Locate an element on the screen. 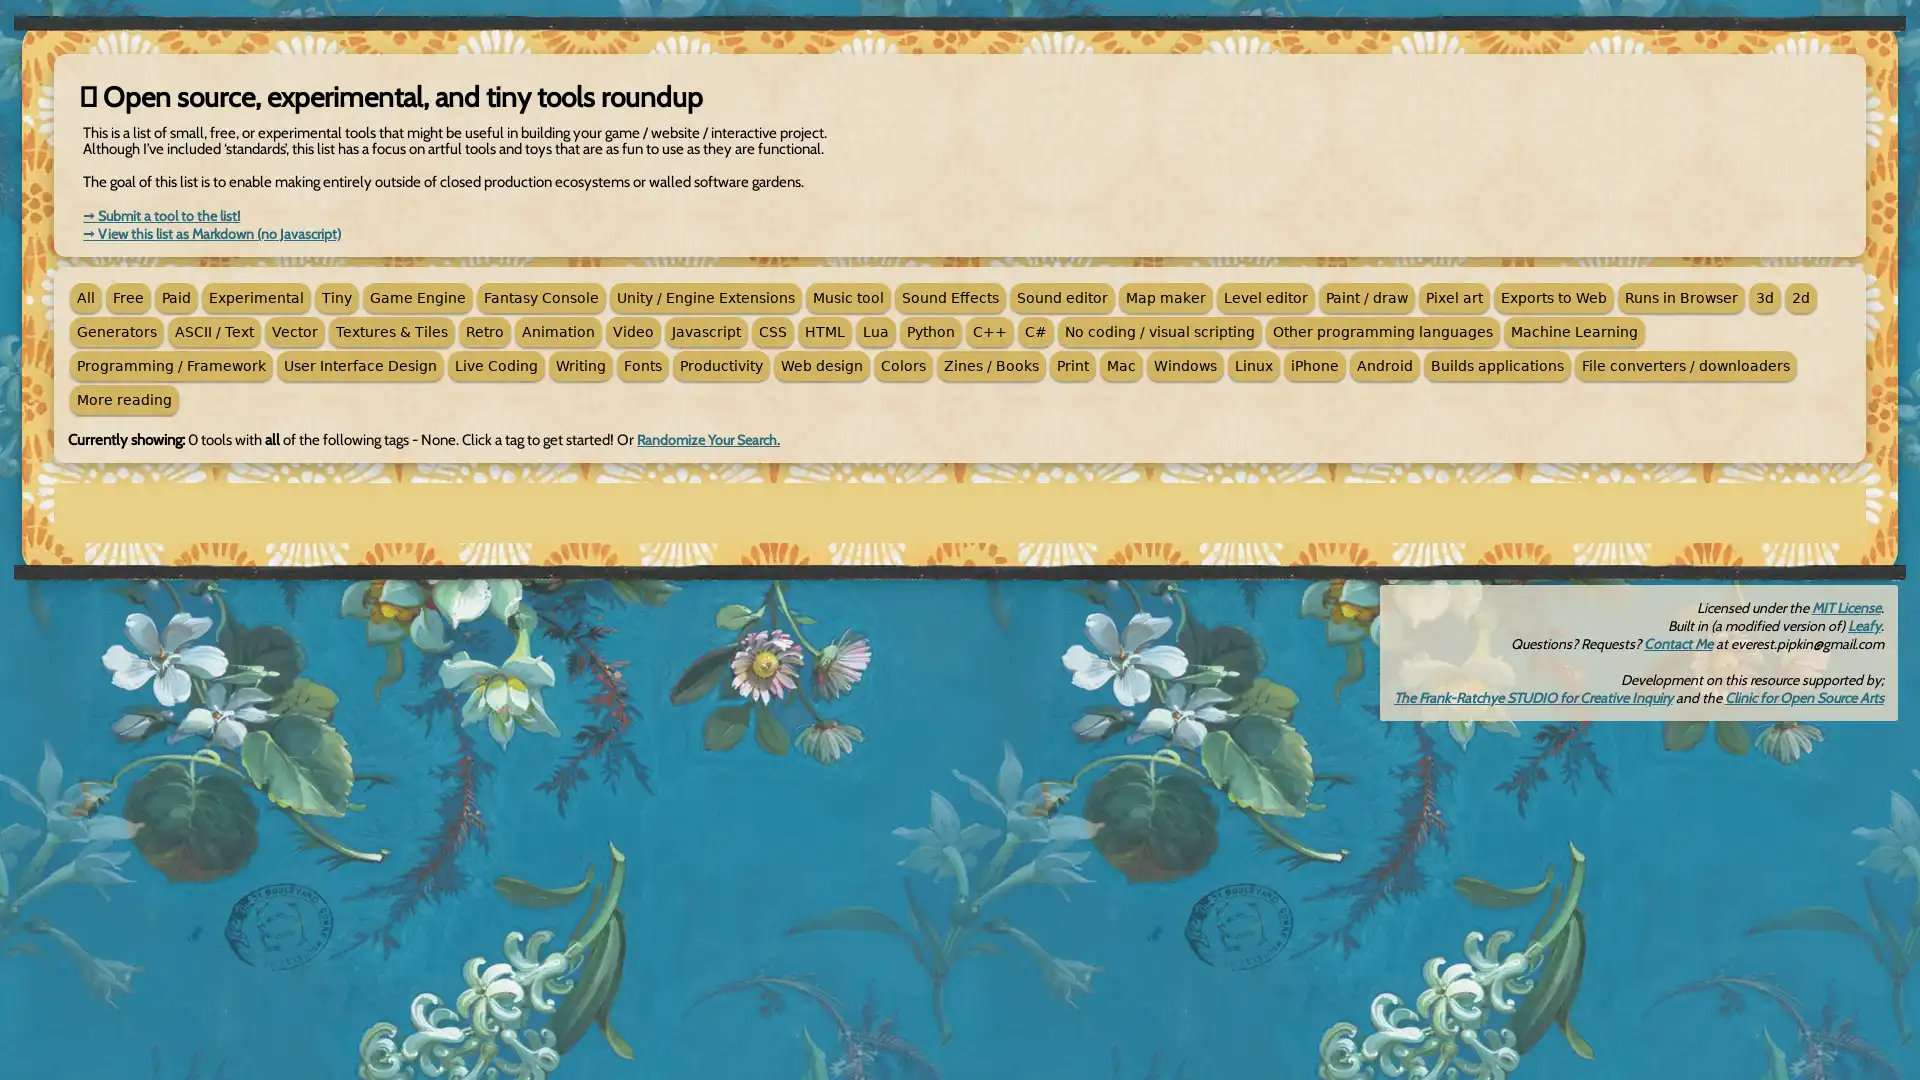 The image size is (1920, 1080). Web design is located at coordinates (821, 366).